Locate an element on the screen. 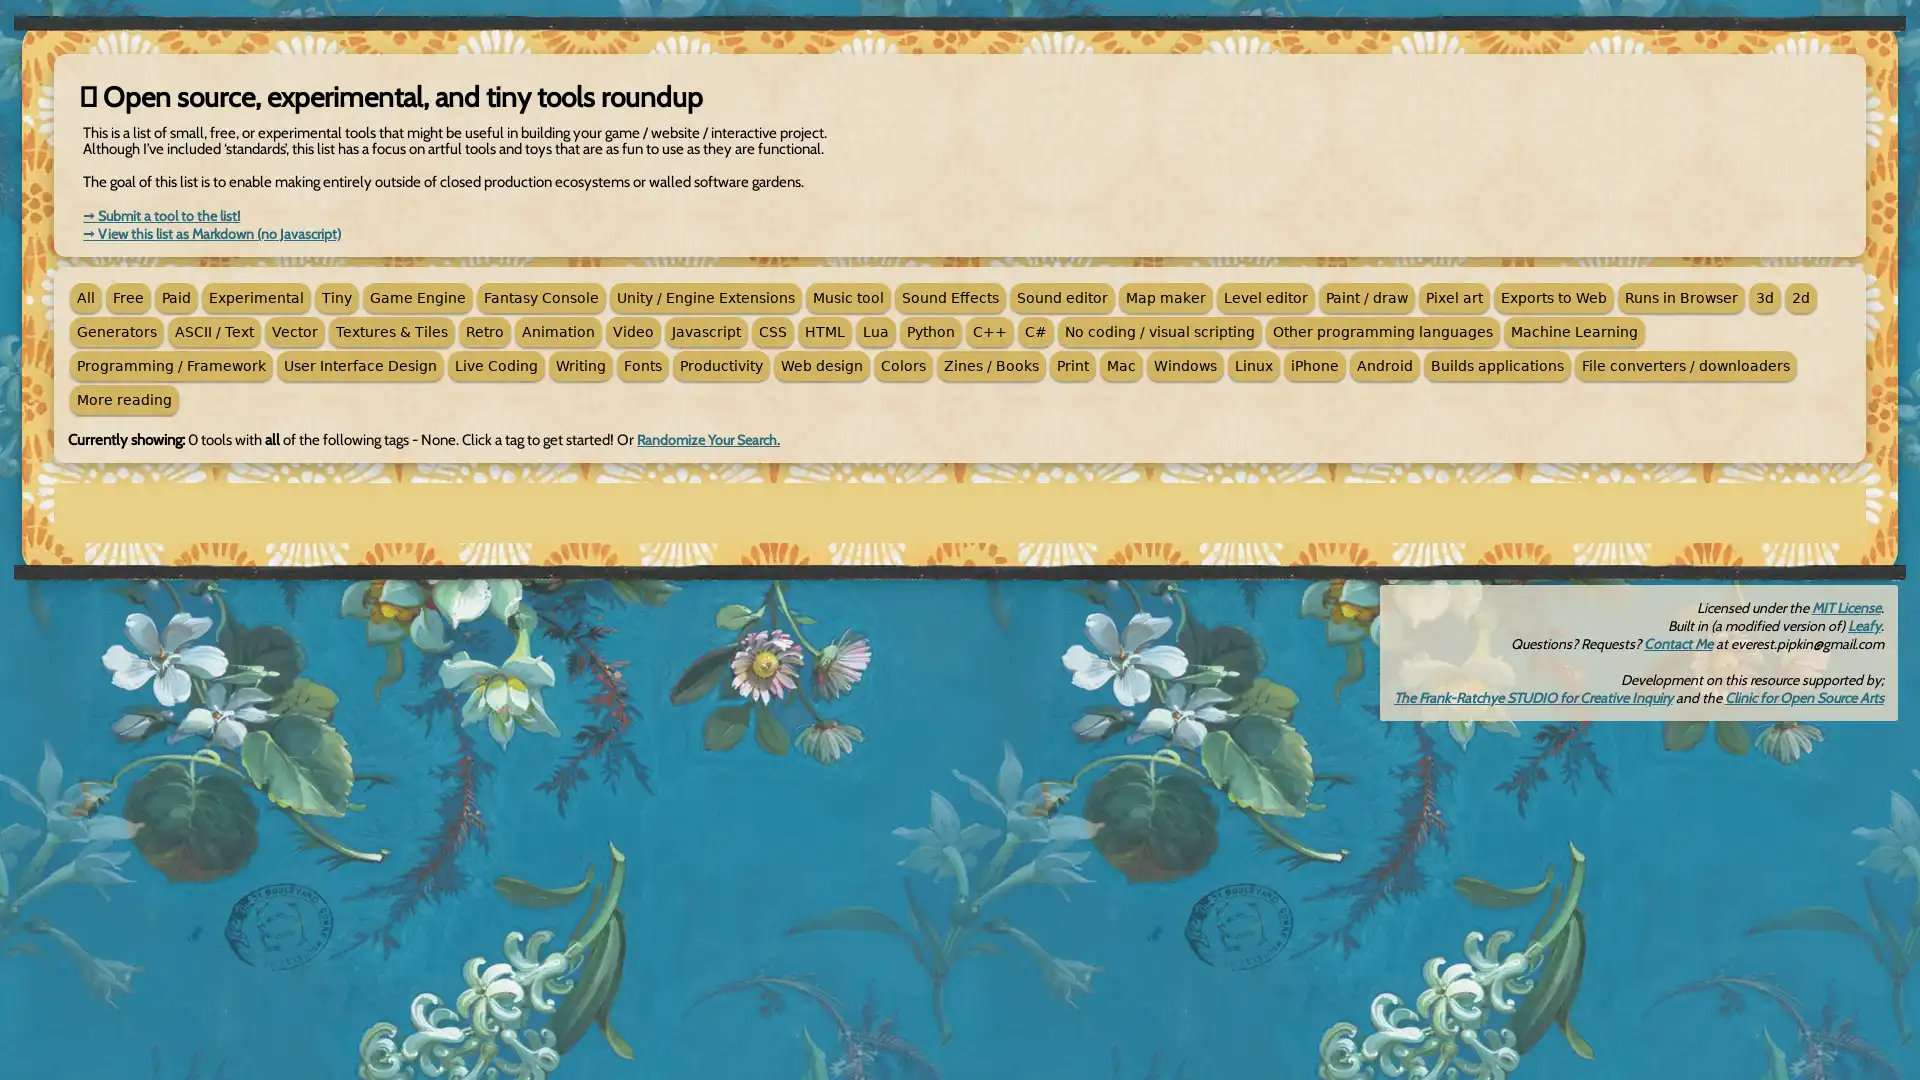 The image size is (1920, 1080). Web design is located at coordinates (821, 366).